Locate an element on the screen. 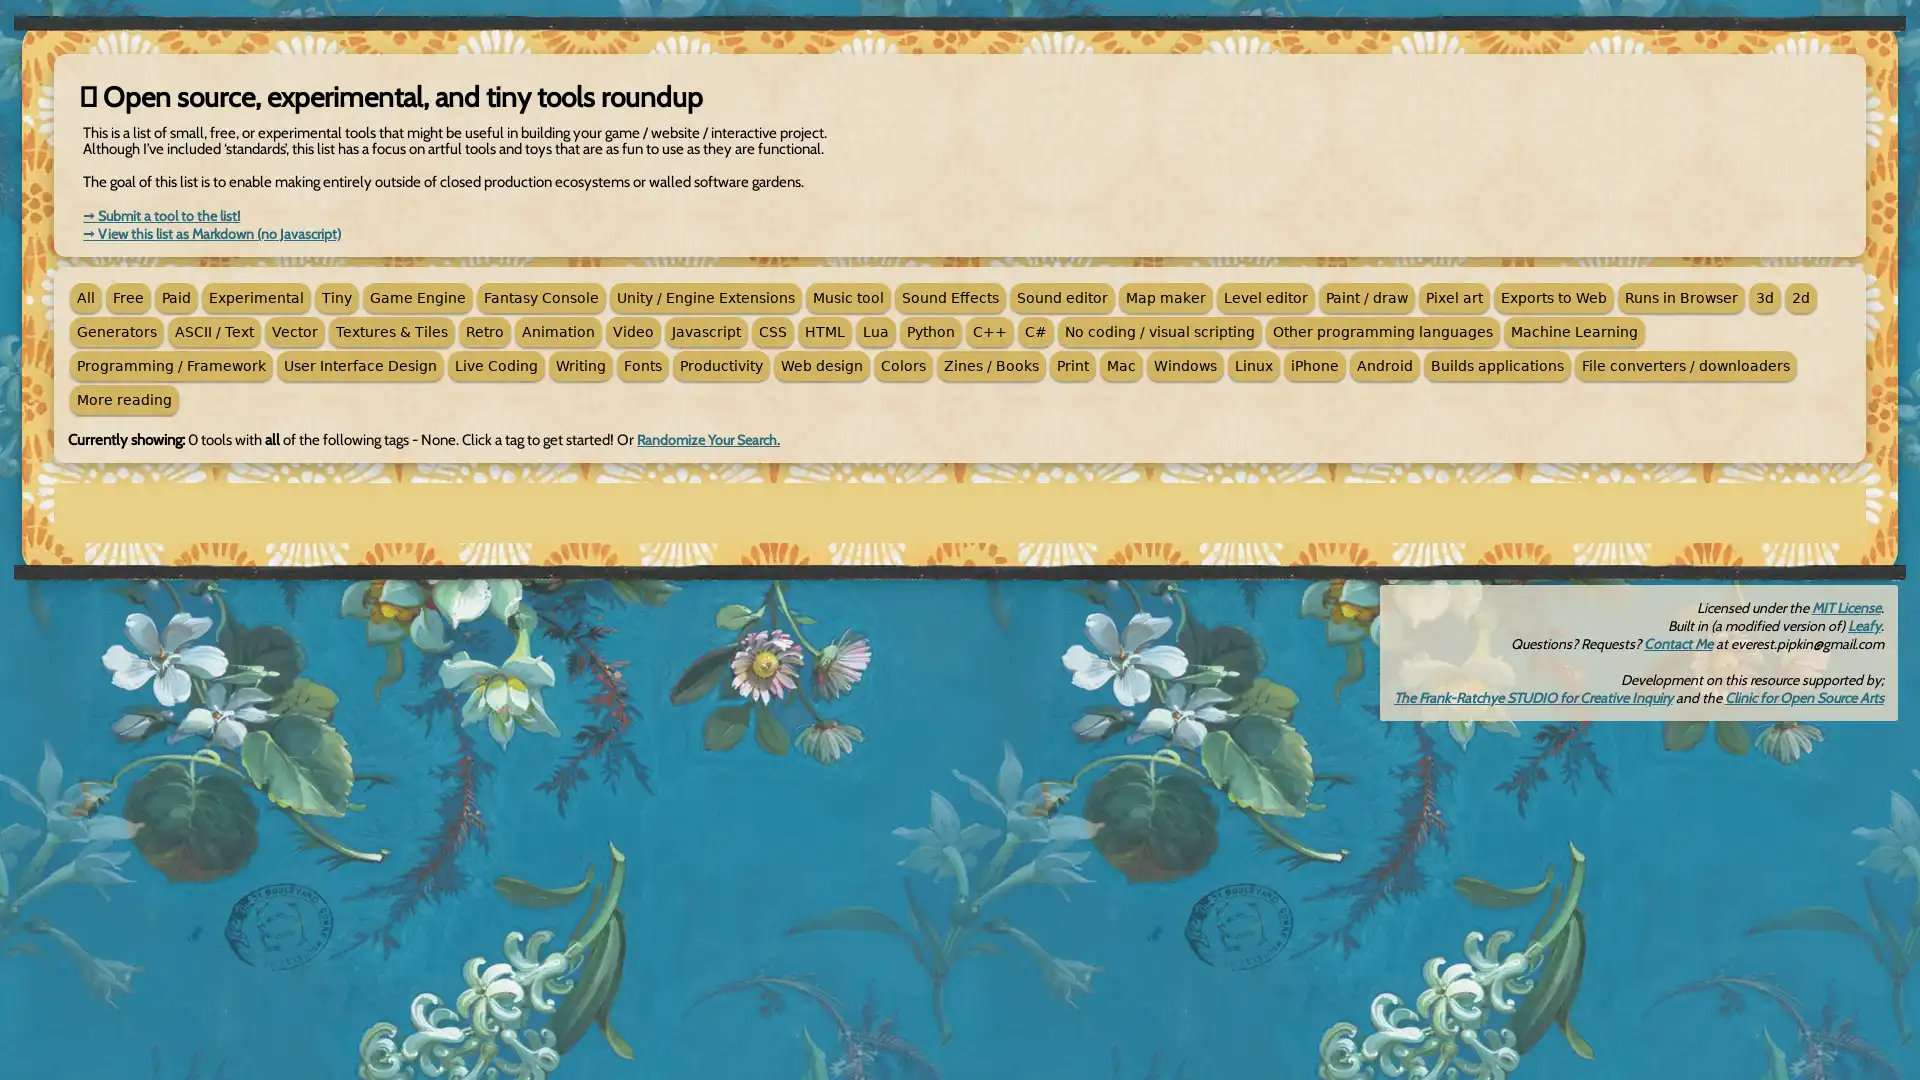 The image size is (1920, 1080). Web design is located at coordinates (821, 366).